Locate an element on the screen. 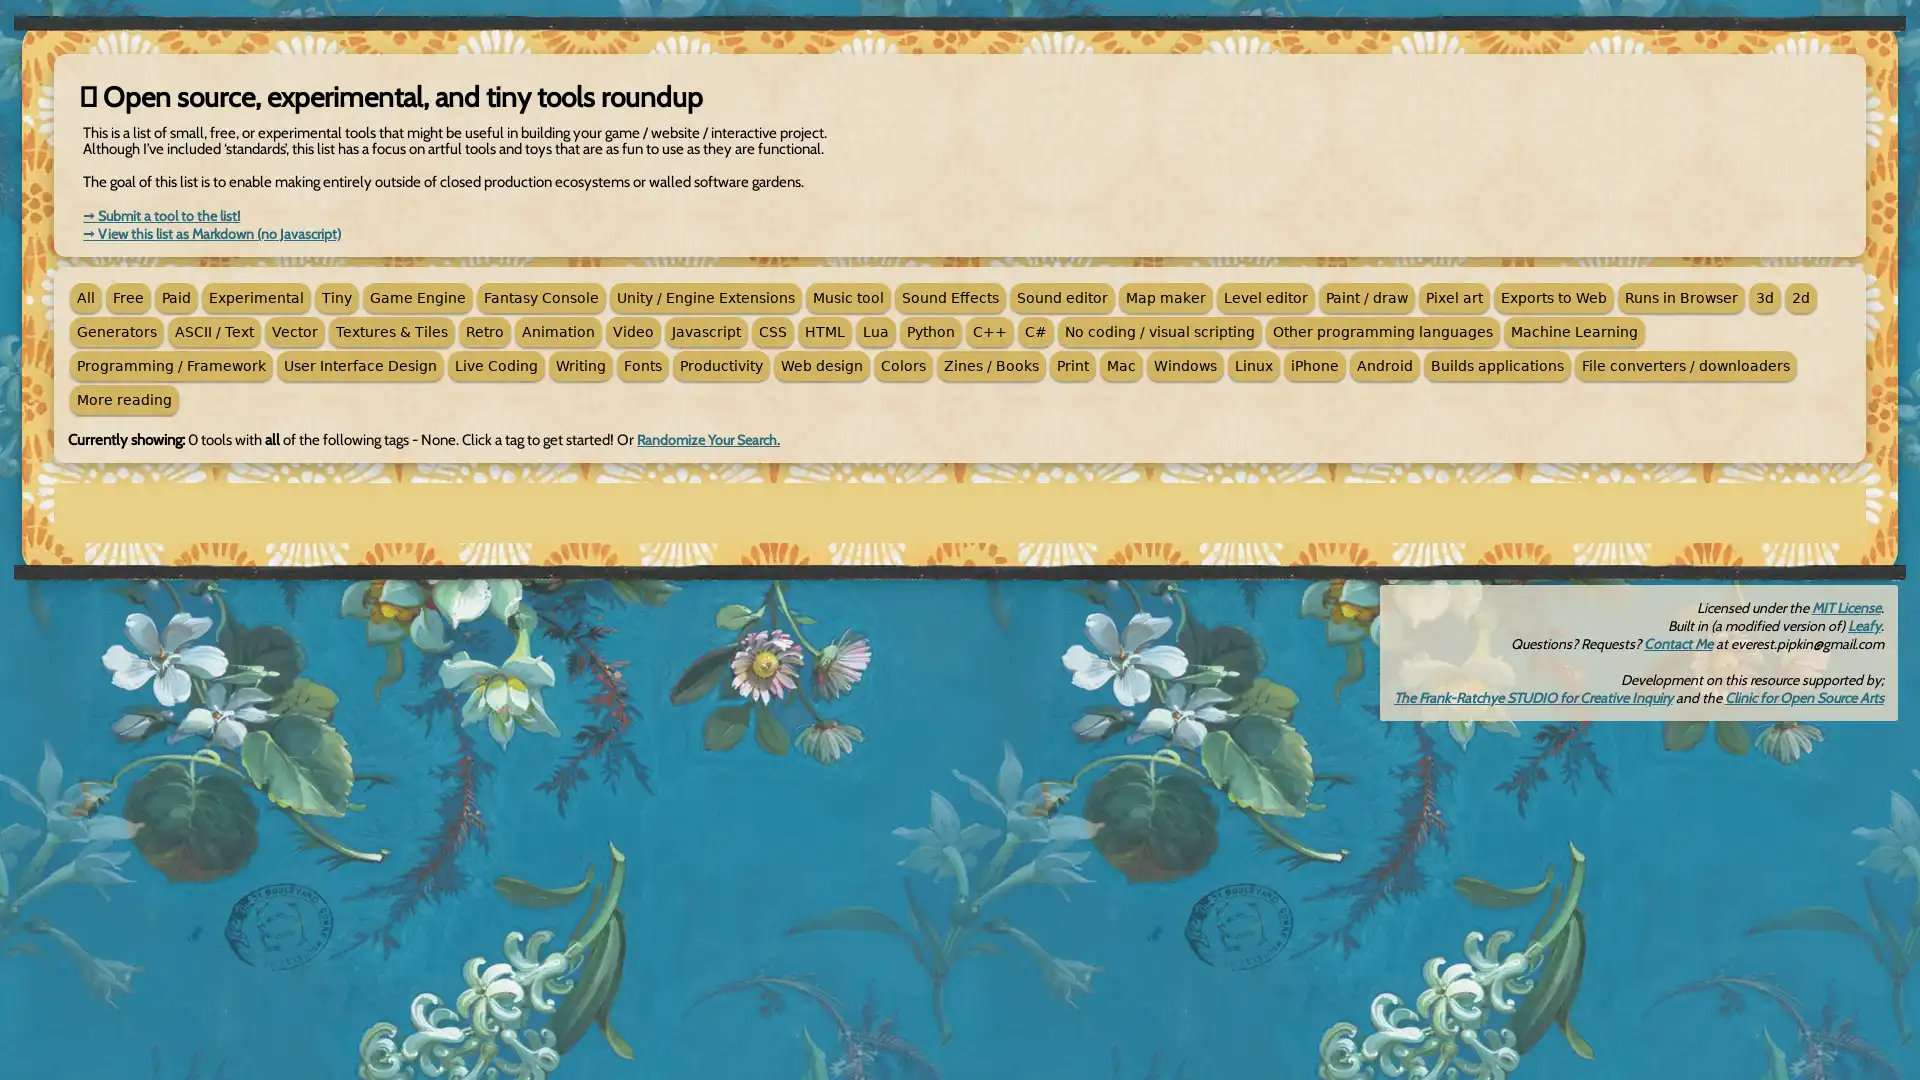 The image size is (1920, 1080). Web design is located at coordinates (821, 366).